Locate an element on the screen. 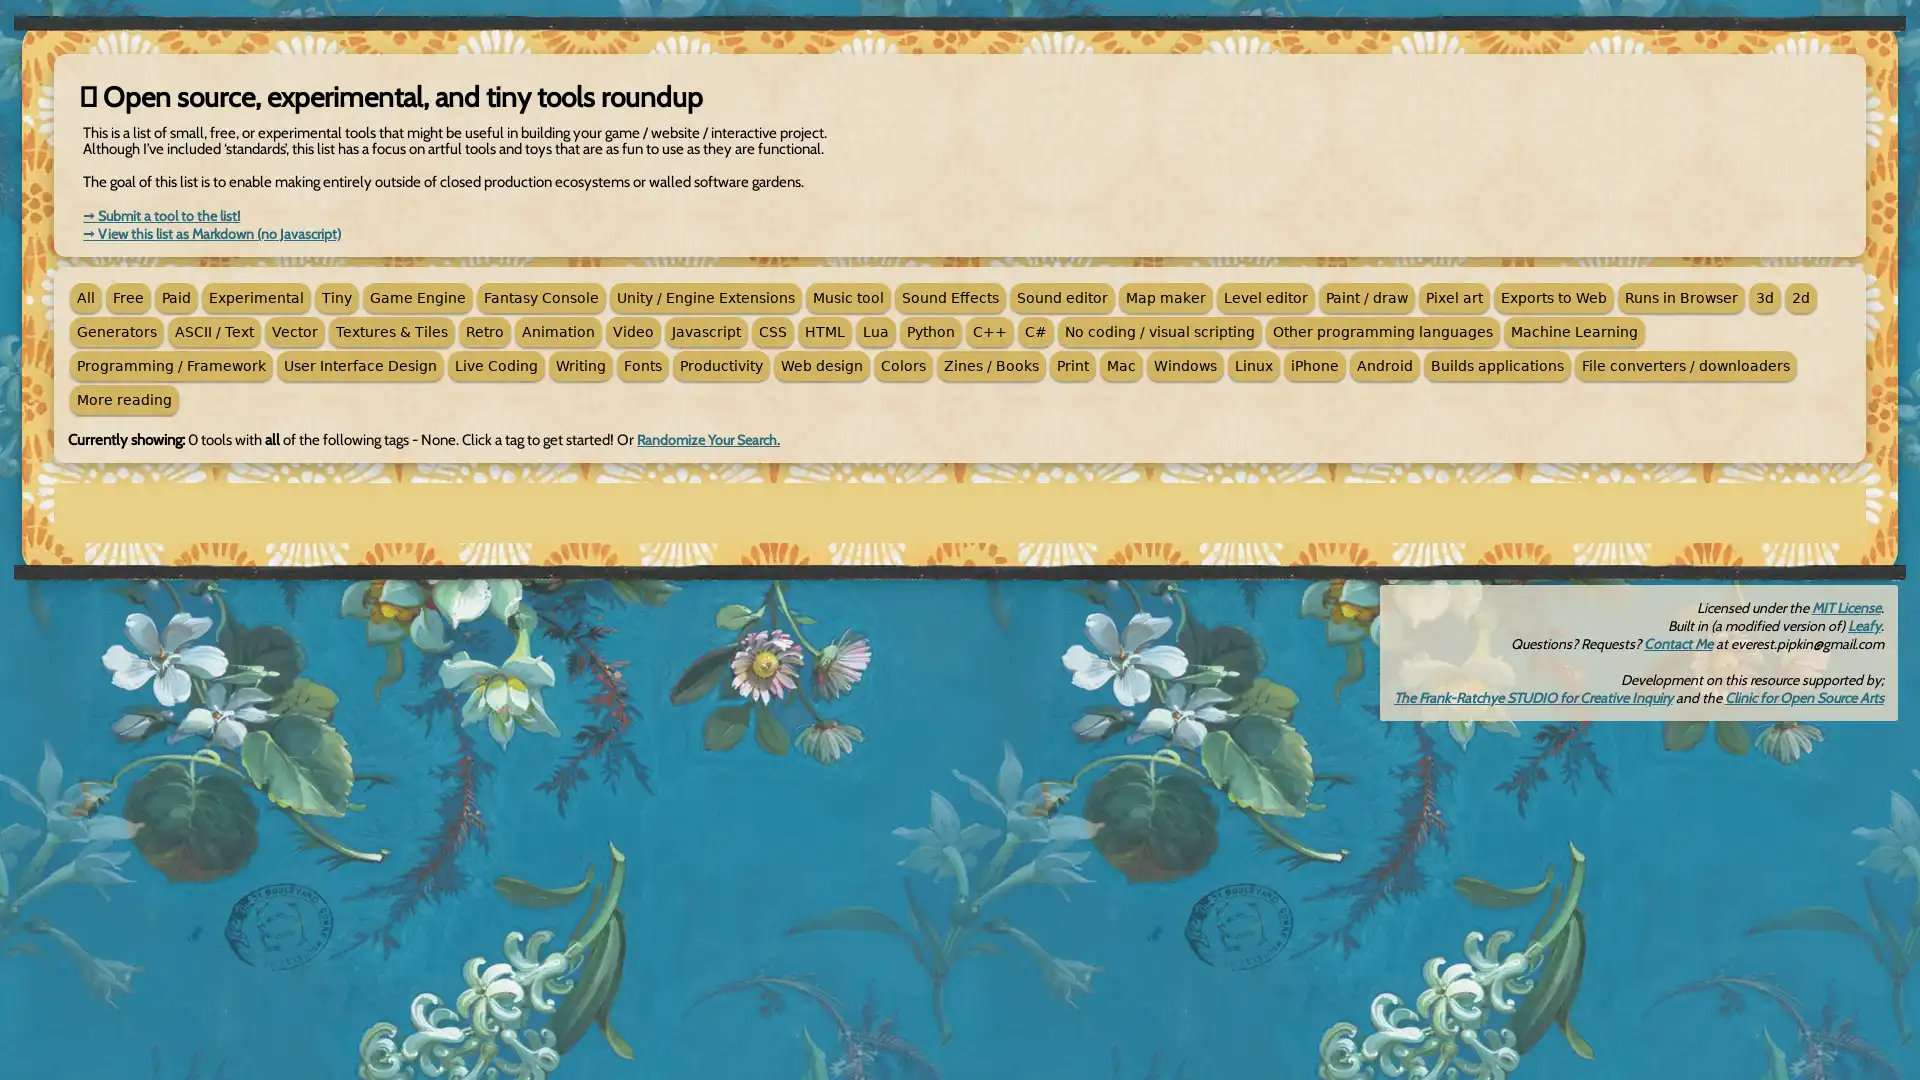 The image size is (1920, 1080). Web design is located at coordinates (821, 366).